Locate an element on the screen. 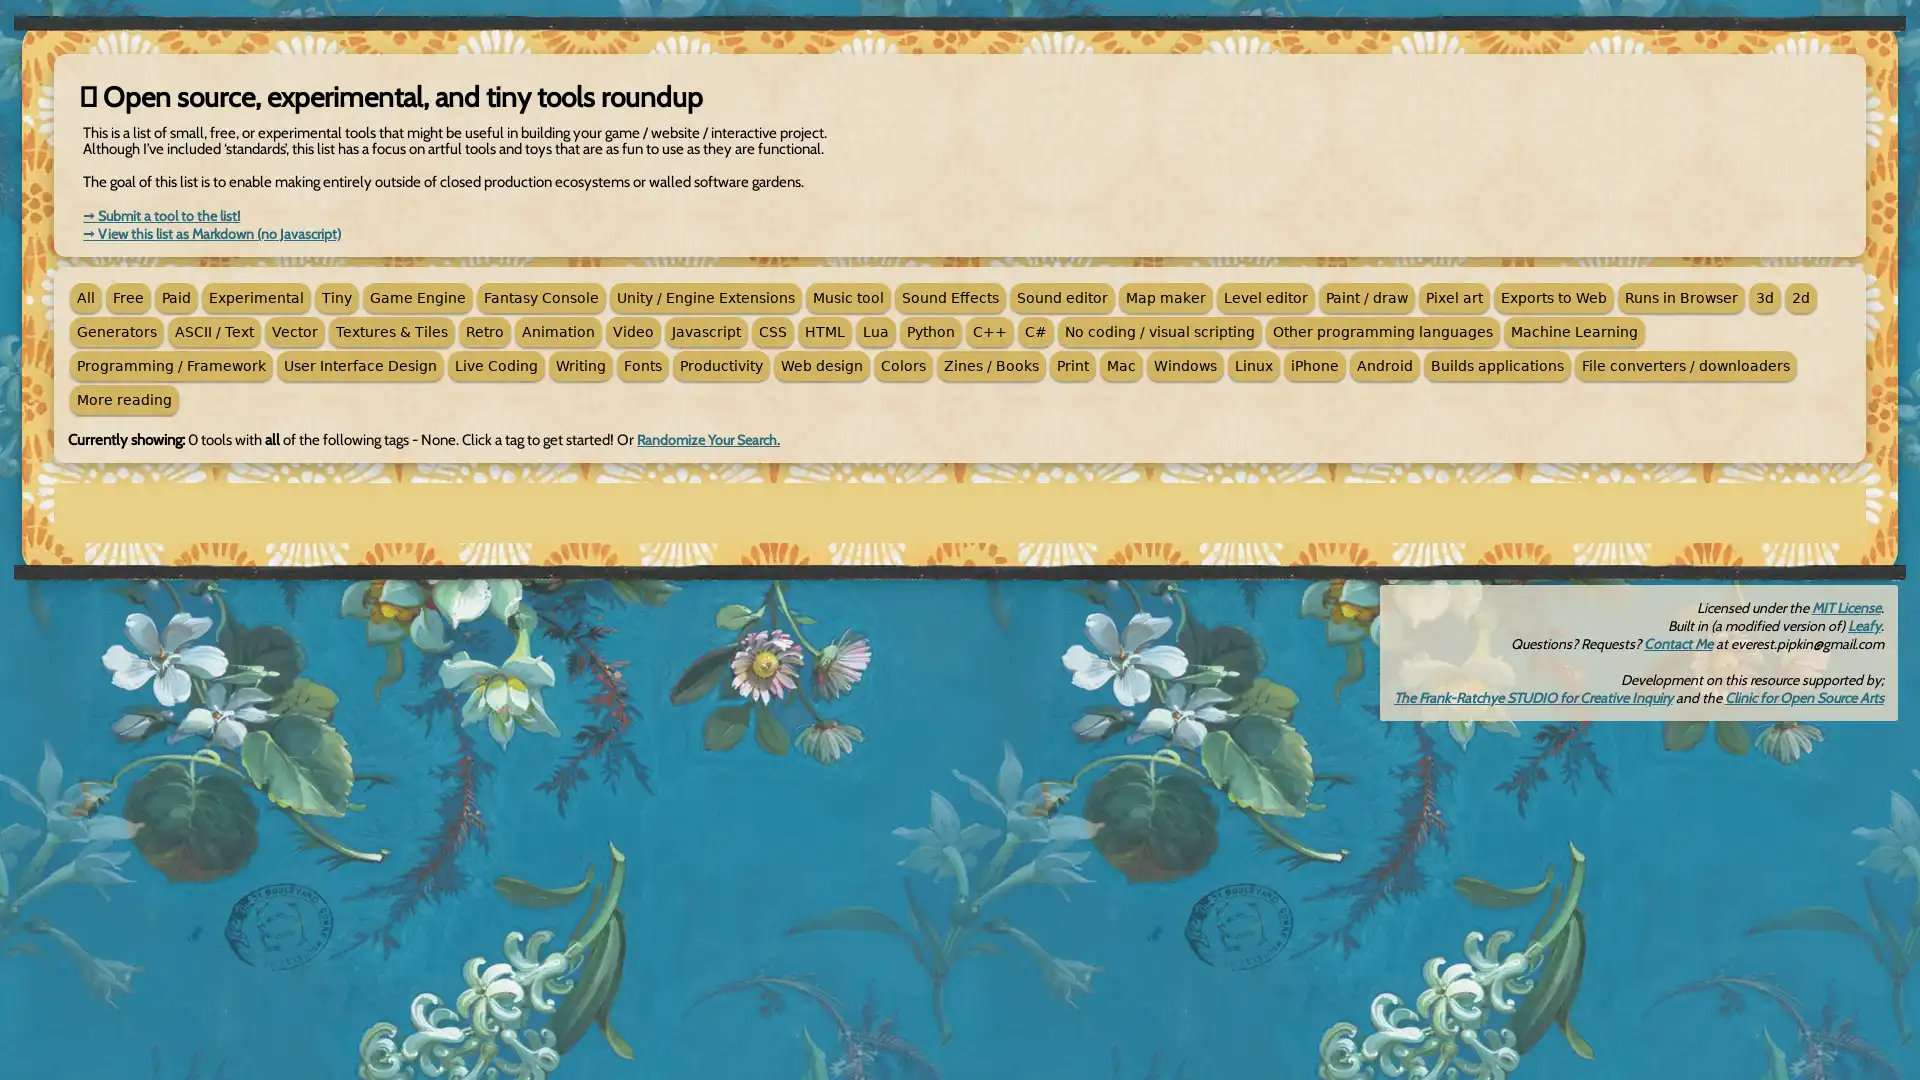 The image size is (1920, 1080). Web design is located at coordinates (821, 366).